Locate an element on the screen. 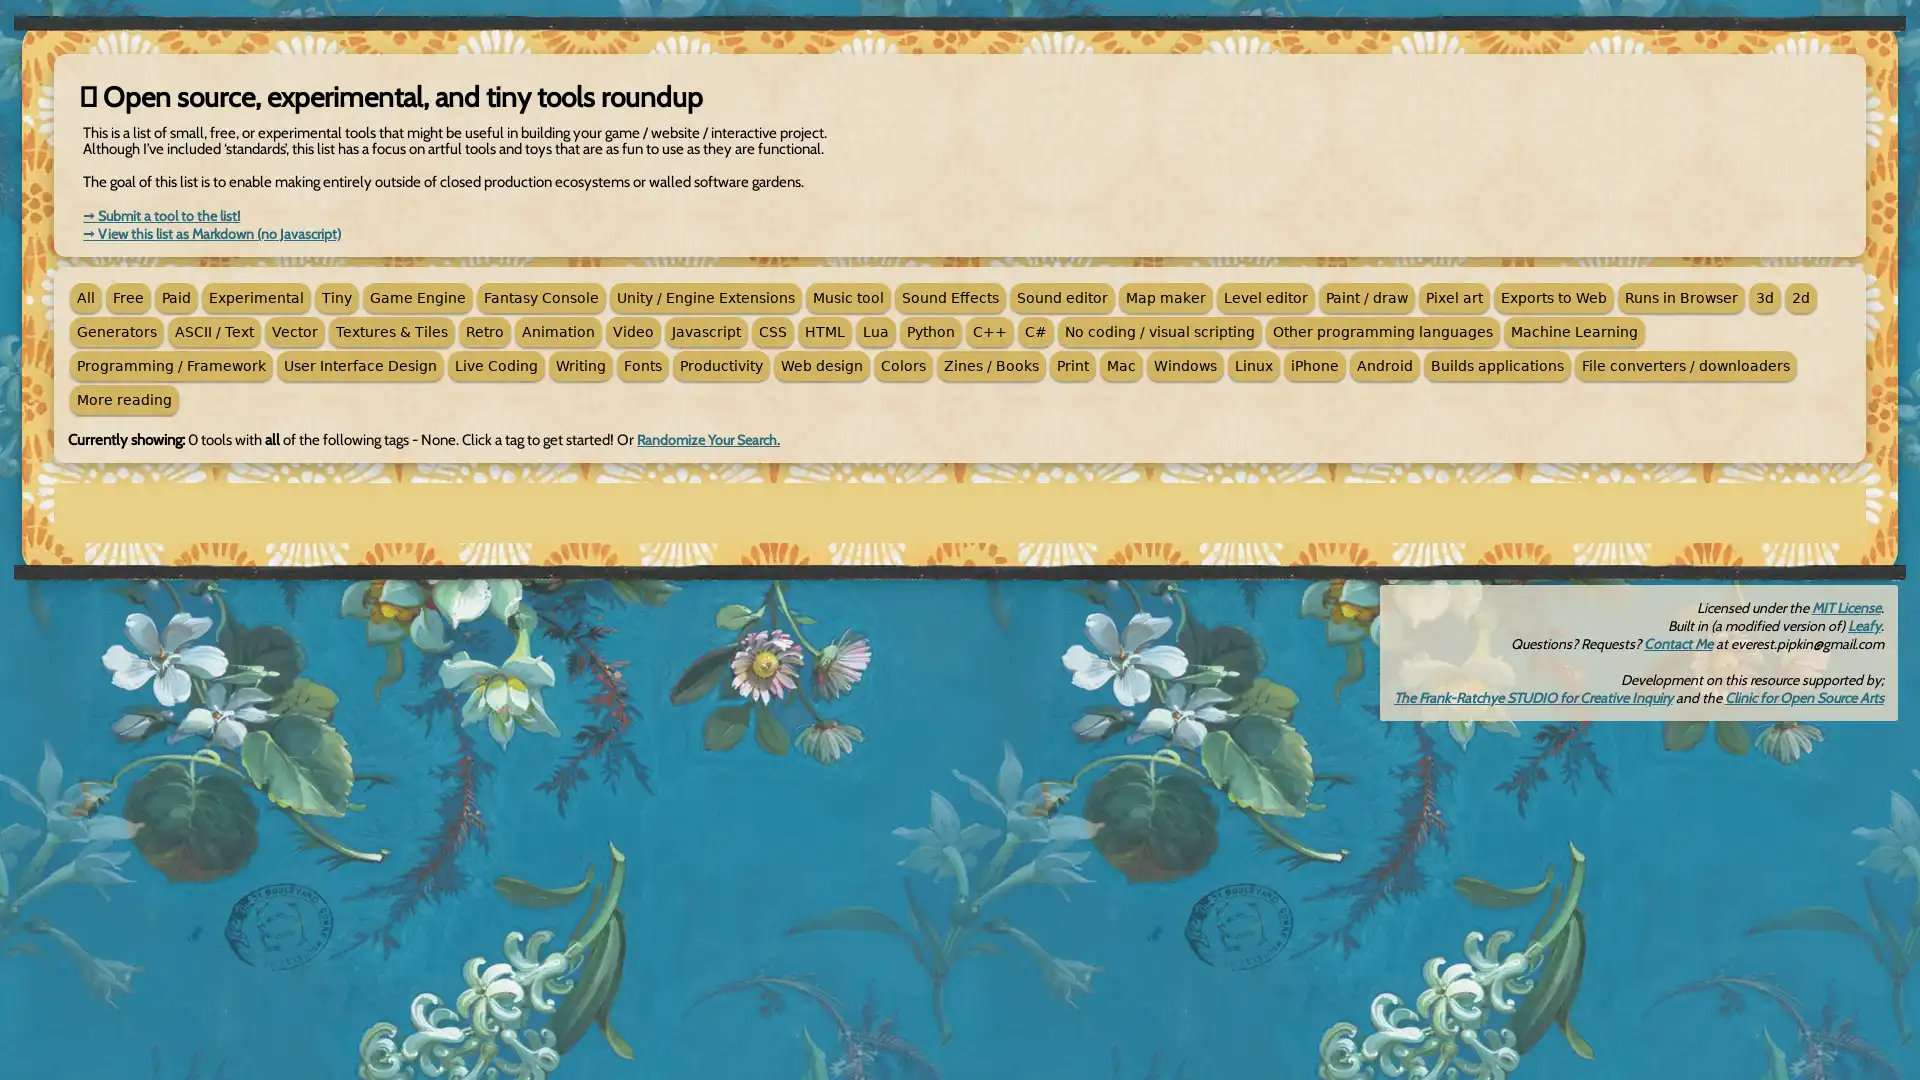 The image size is (1920, 1080). Web design is located at coordinates (821, 366).